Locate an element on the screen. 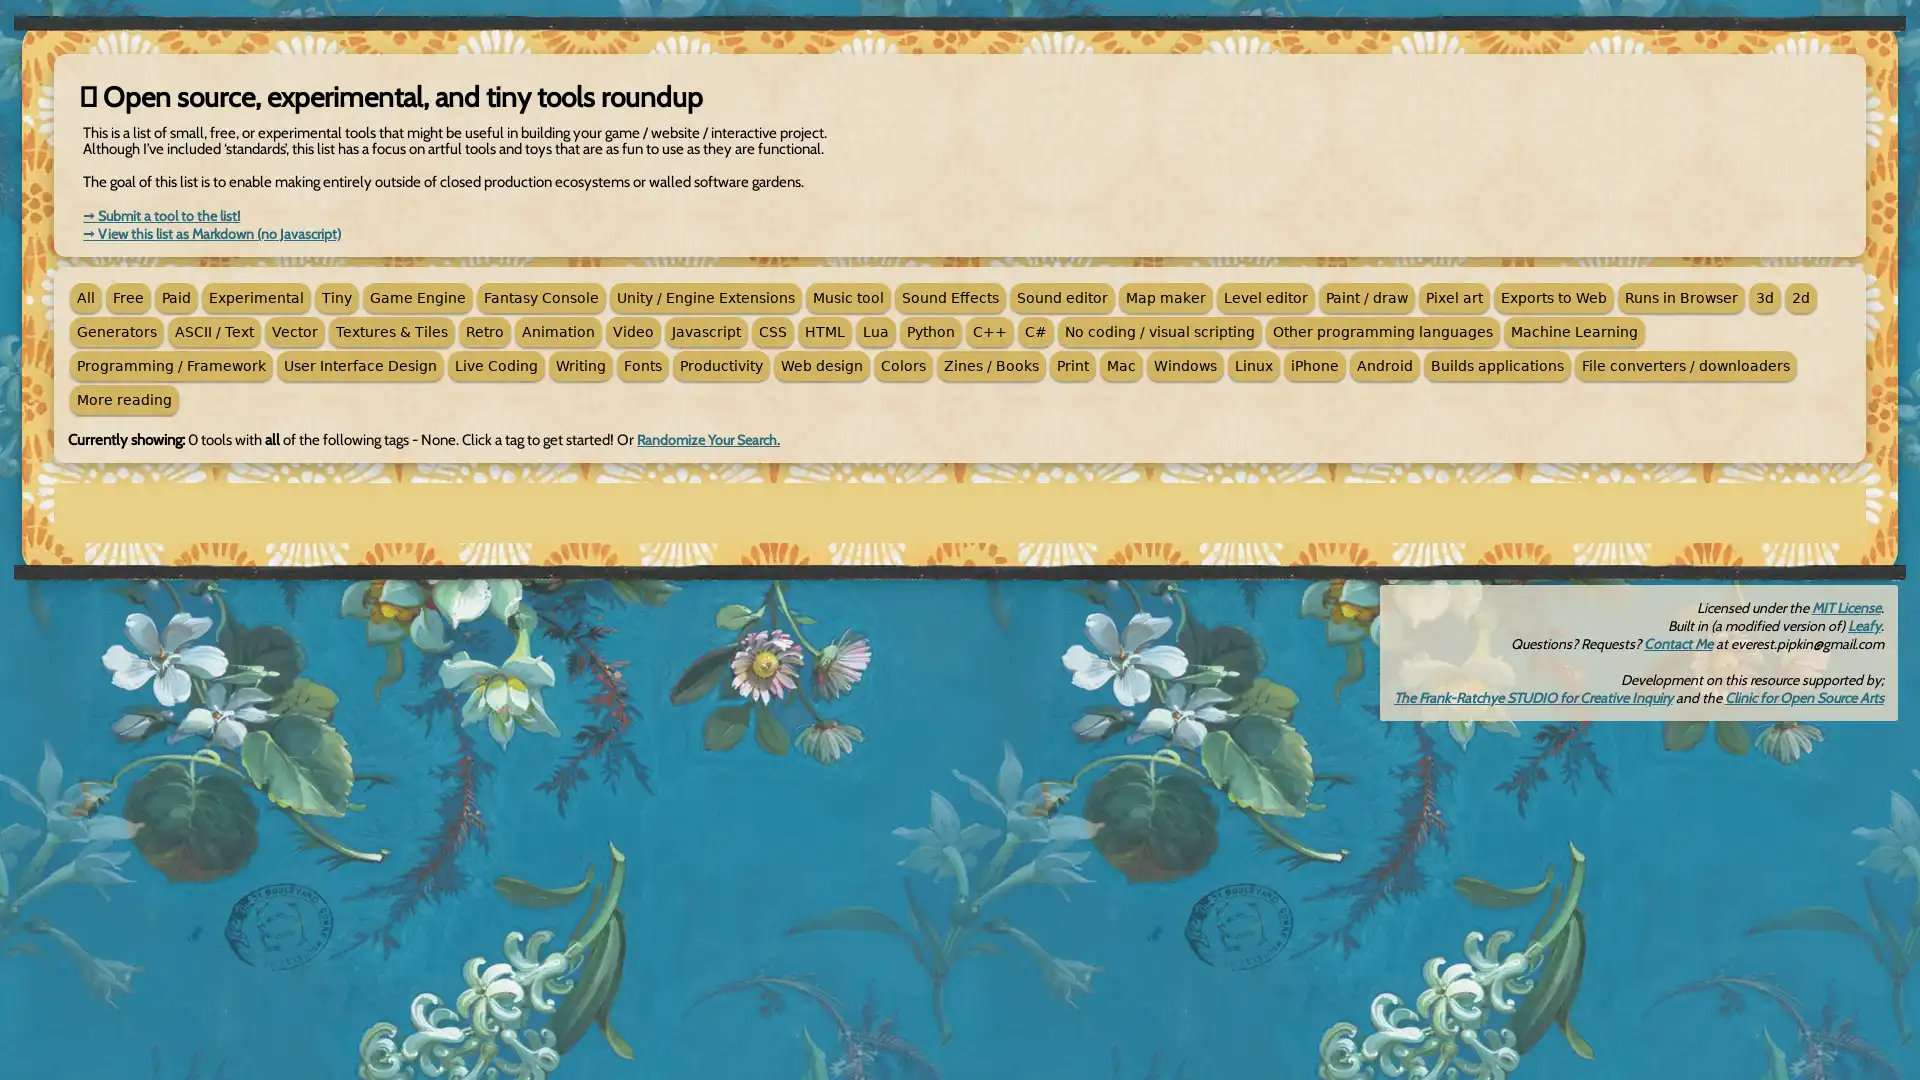 The image size is (1920, 1080). Web design is located at coordinates (821, 366).